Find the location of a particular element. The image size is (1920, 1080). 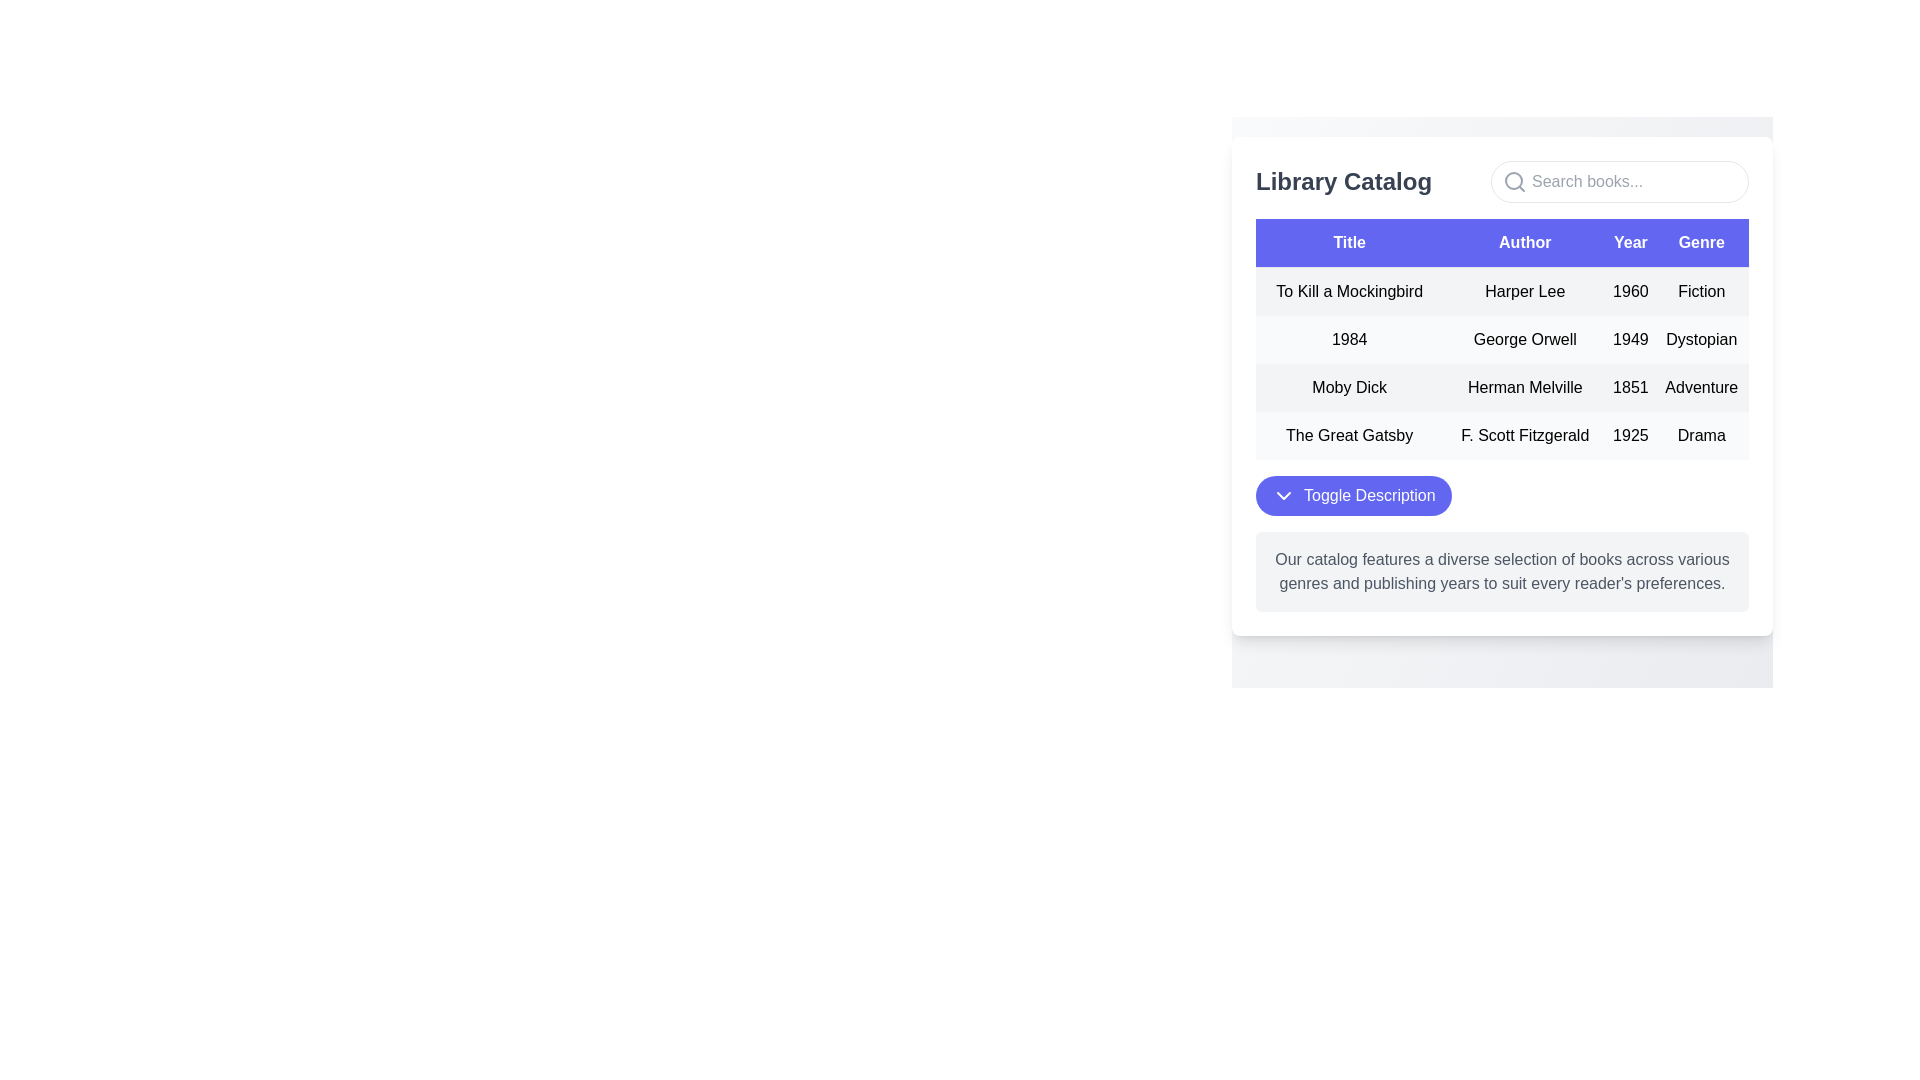

the text block styled in gray that contains the content 'Our catalog features a diverse selection of books across various genres and publishing years to suit every reader's preferences.', located near the bottom of the 'Library Catalog' section, below the 'Toggle Description' button is located at coordinates (1502, 571).